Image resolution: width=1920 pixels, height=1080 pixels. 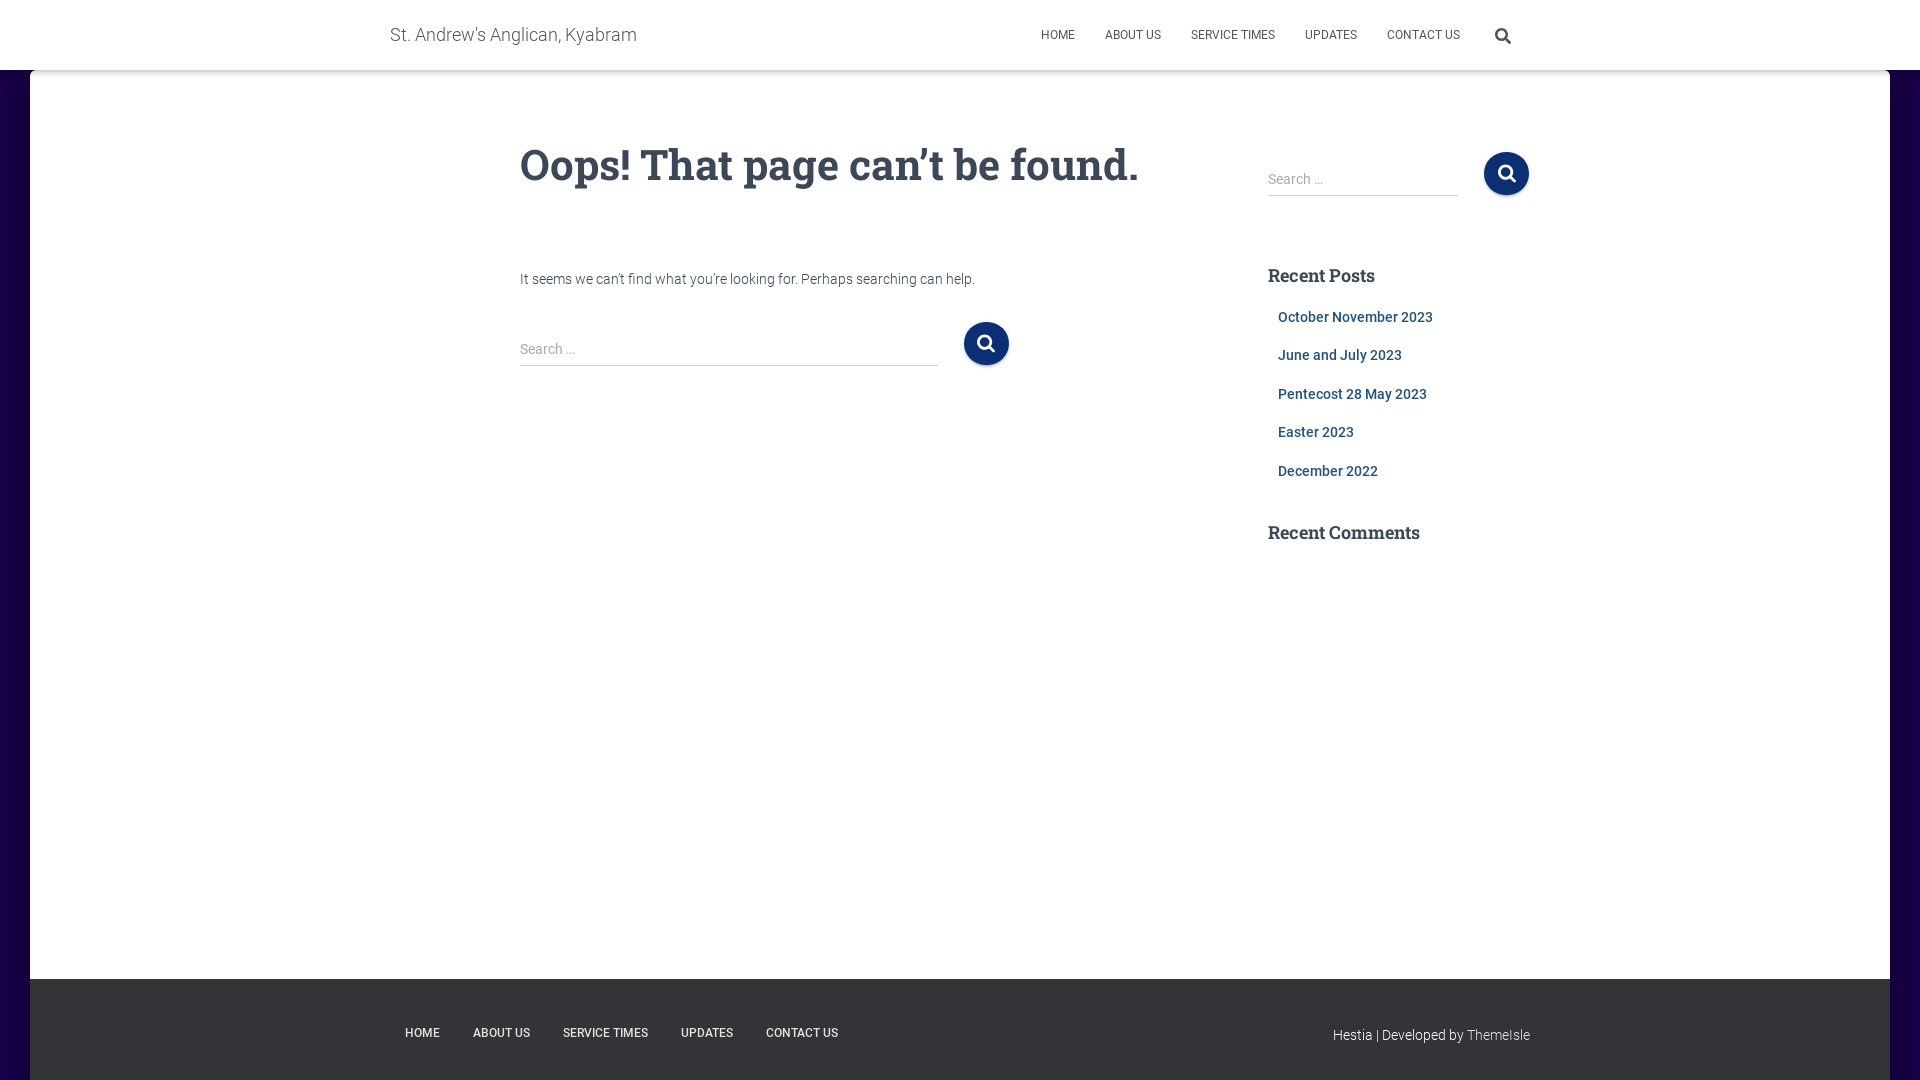 What do you see at coordinates (513, 34) in the screenshot?
I see `'St. Andrew's Anglican, Kyabram'` at bounding box center [513, 34].